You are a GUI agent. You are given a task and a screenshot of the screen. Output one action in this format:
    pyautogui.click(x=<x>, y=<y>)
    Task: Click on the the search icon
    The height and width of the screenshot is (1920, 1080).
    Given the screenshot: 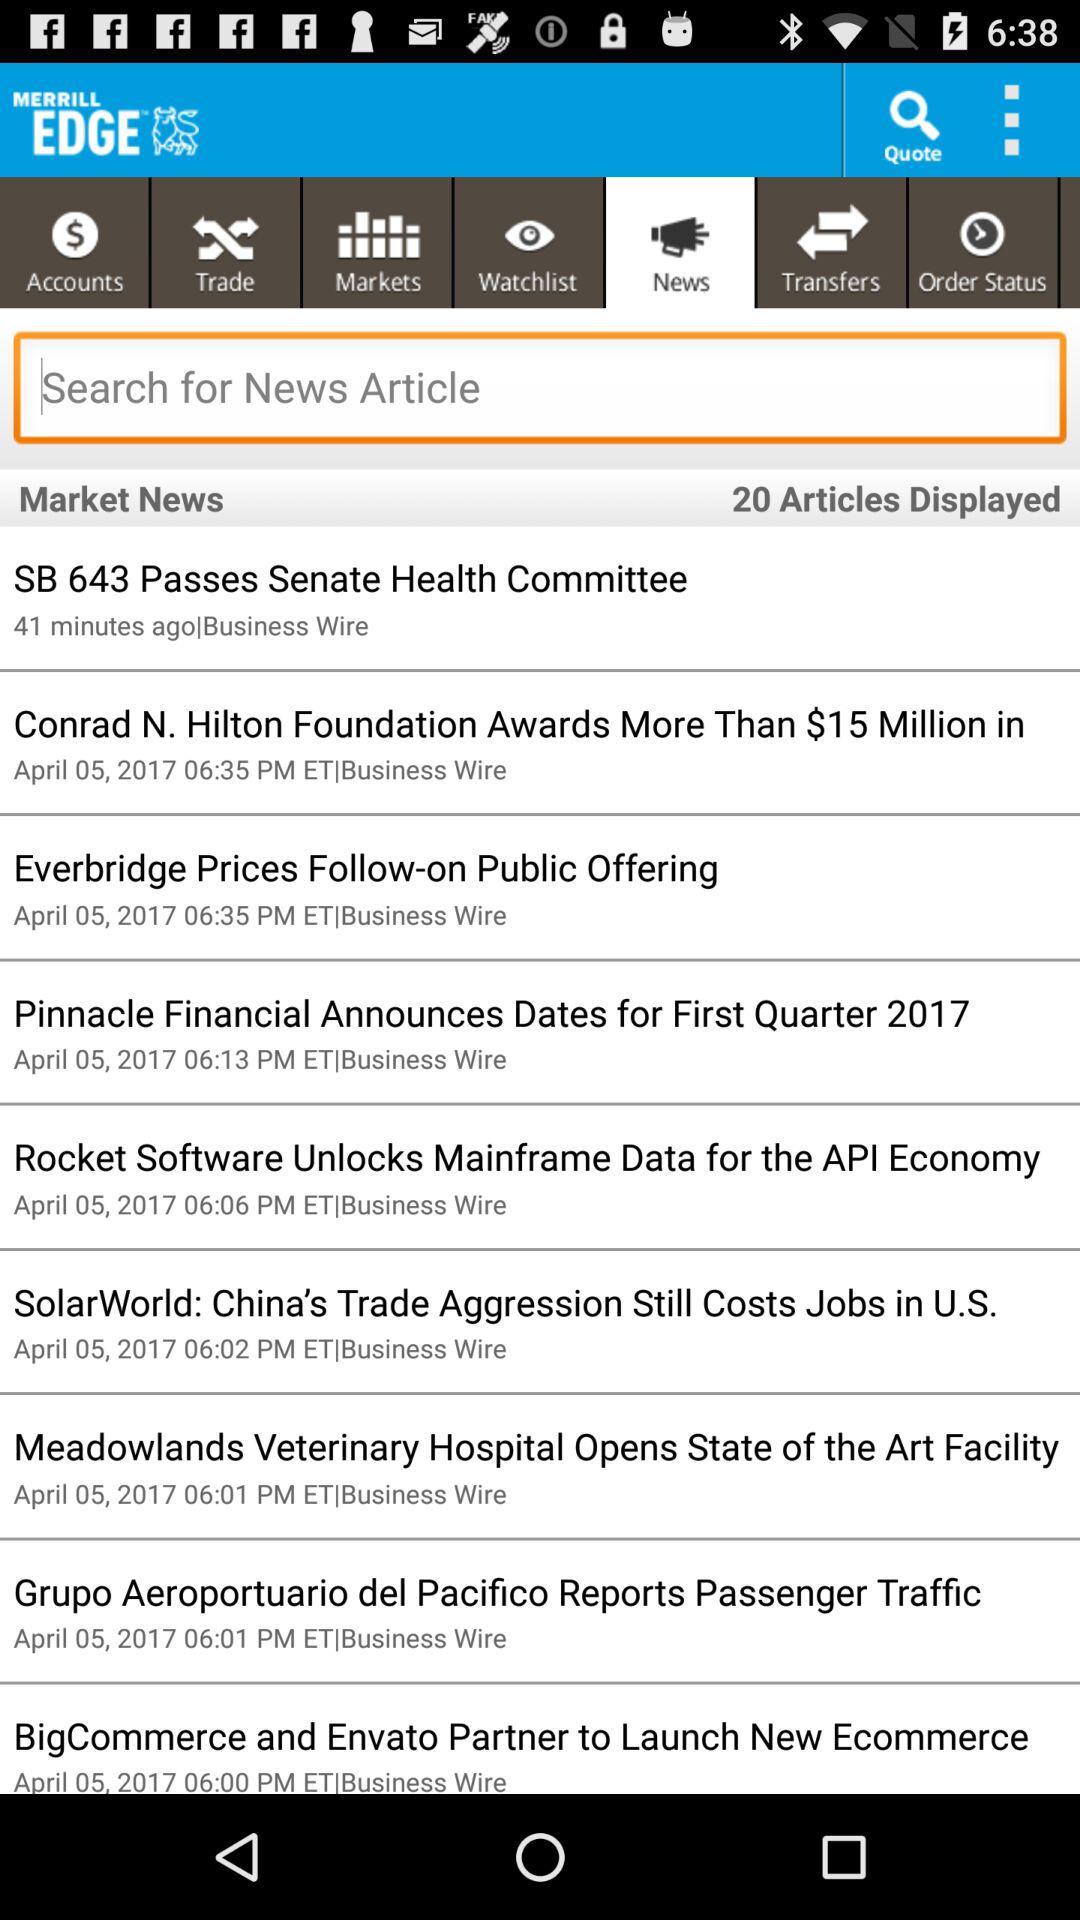 What is the action you would take?
    pyautogui.click(x=900, y=127)
    